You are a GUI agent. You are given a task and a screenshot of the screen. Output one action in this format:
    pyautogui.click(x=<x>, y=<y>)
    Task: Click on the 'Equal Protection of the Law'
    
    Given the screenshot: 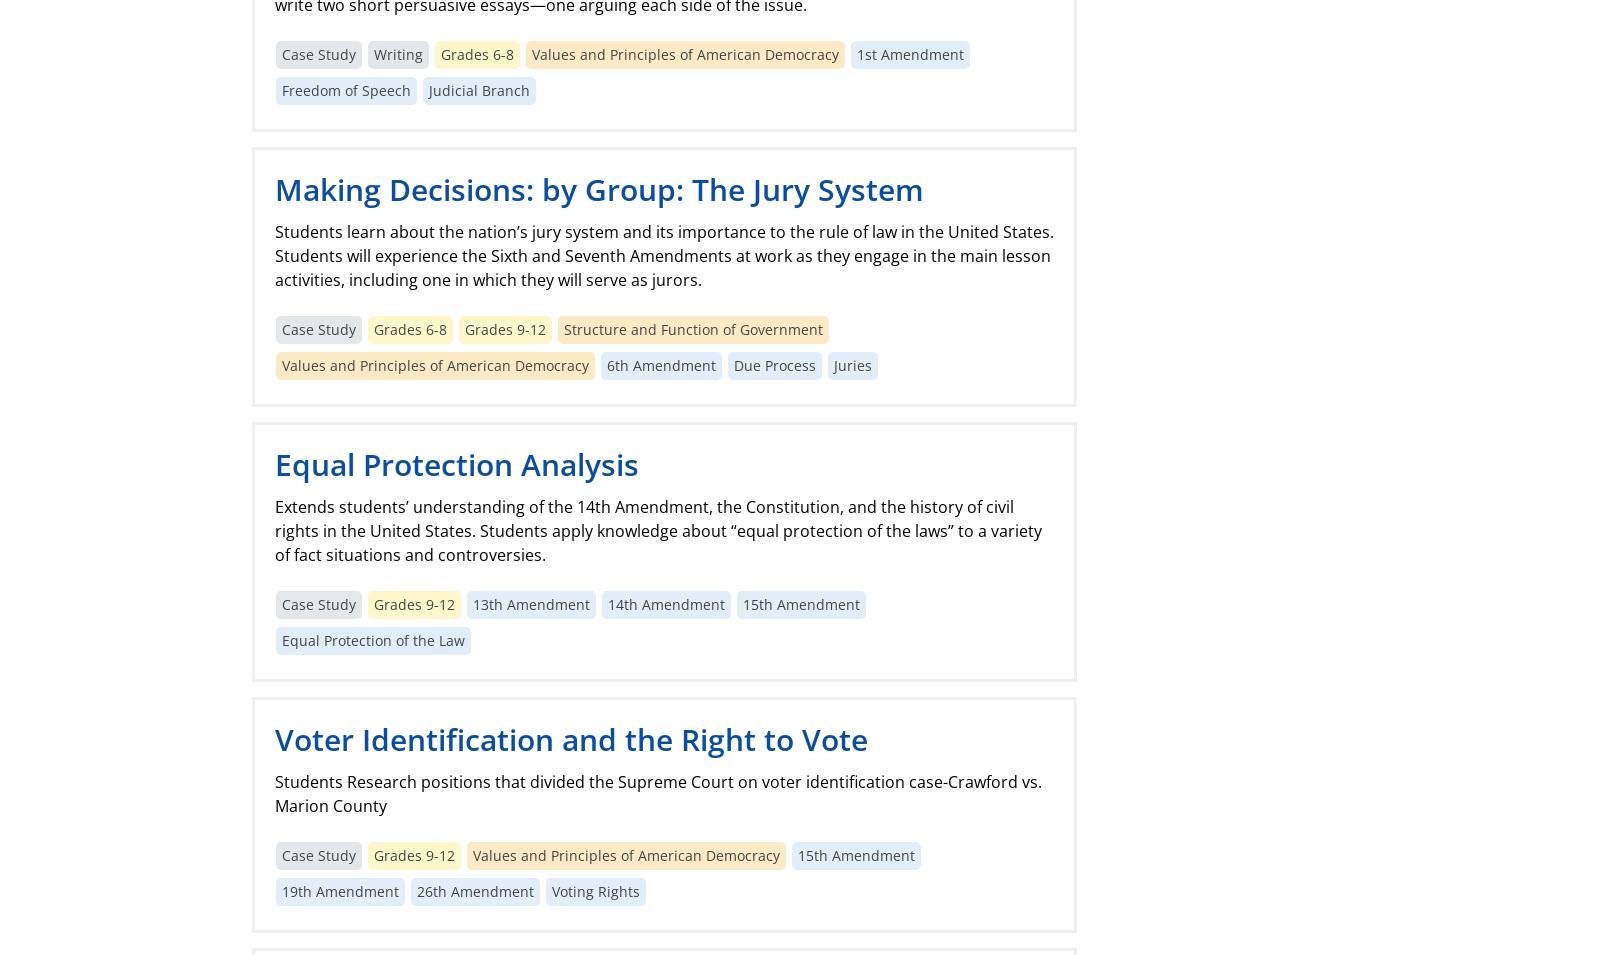 What is the action you would take?
    pyautogui.click(x=280, y=639)
    